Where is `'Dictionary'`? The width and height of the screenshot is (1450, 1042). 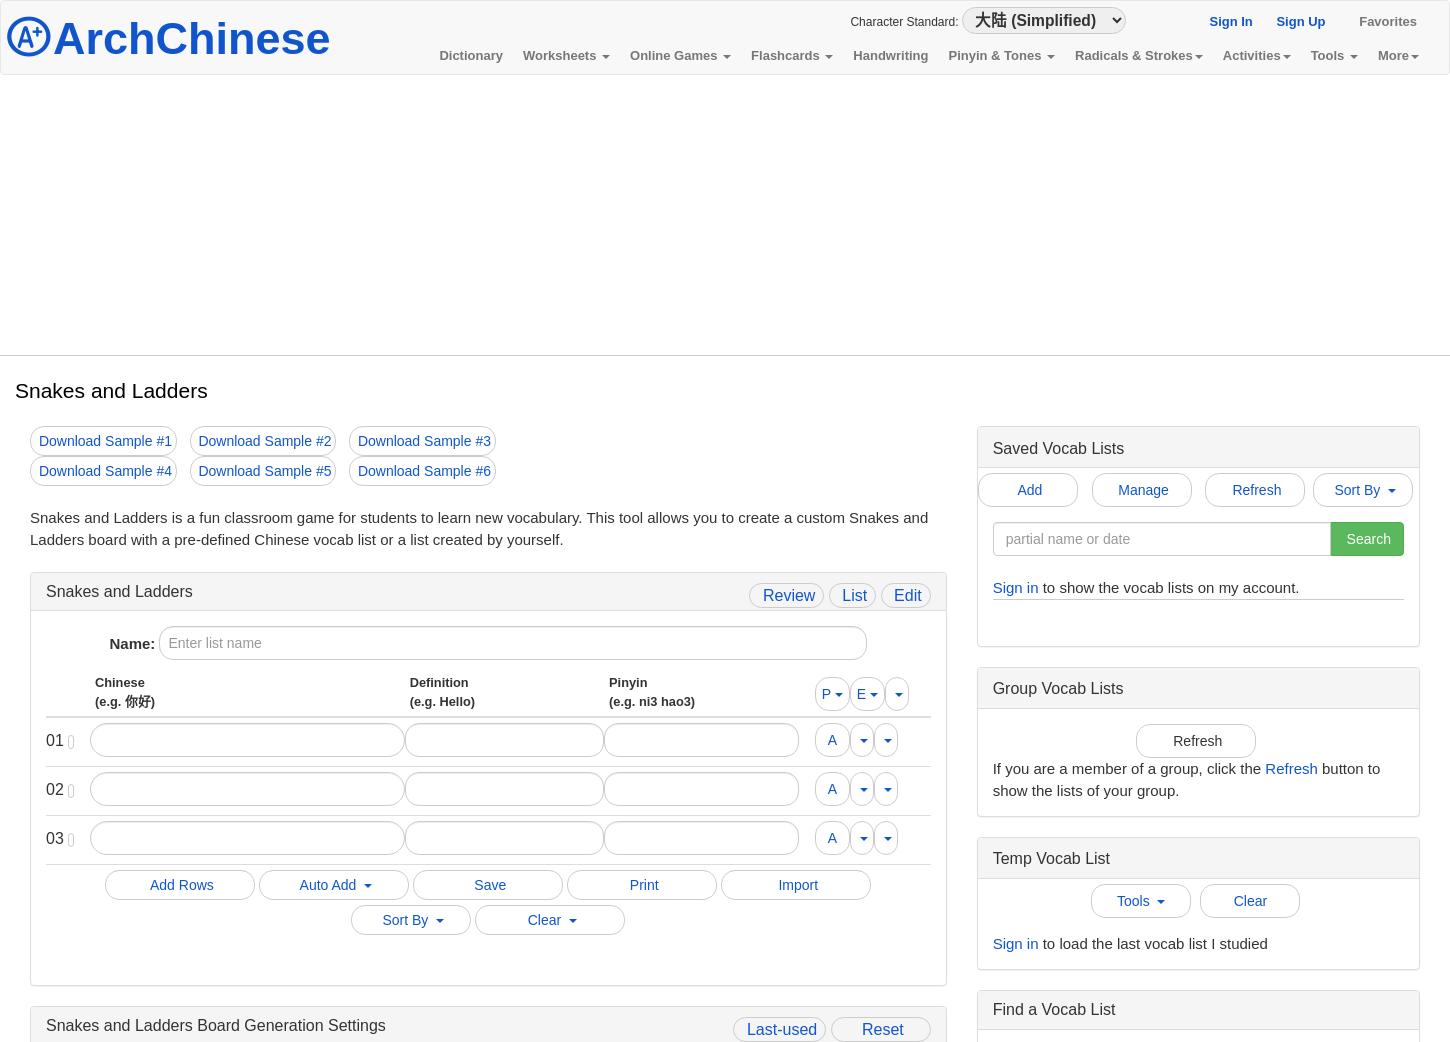
'Dictionary' is located at coordinates (469, 54).